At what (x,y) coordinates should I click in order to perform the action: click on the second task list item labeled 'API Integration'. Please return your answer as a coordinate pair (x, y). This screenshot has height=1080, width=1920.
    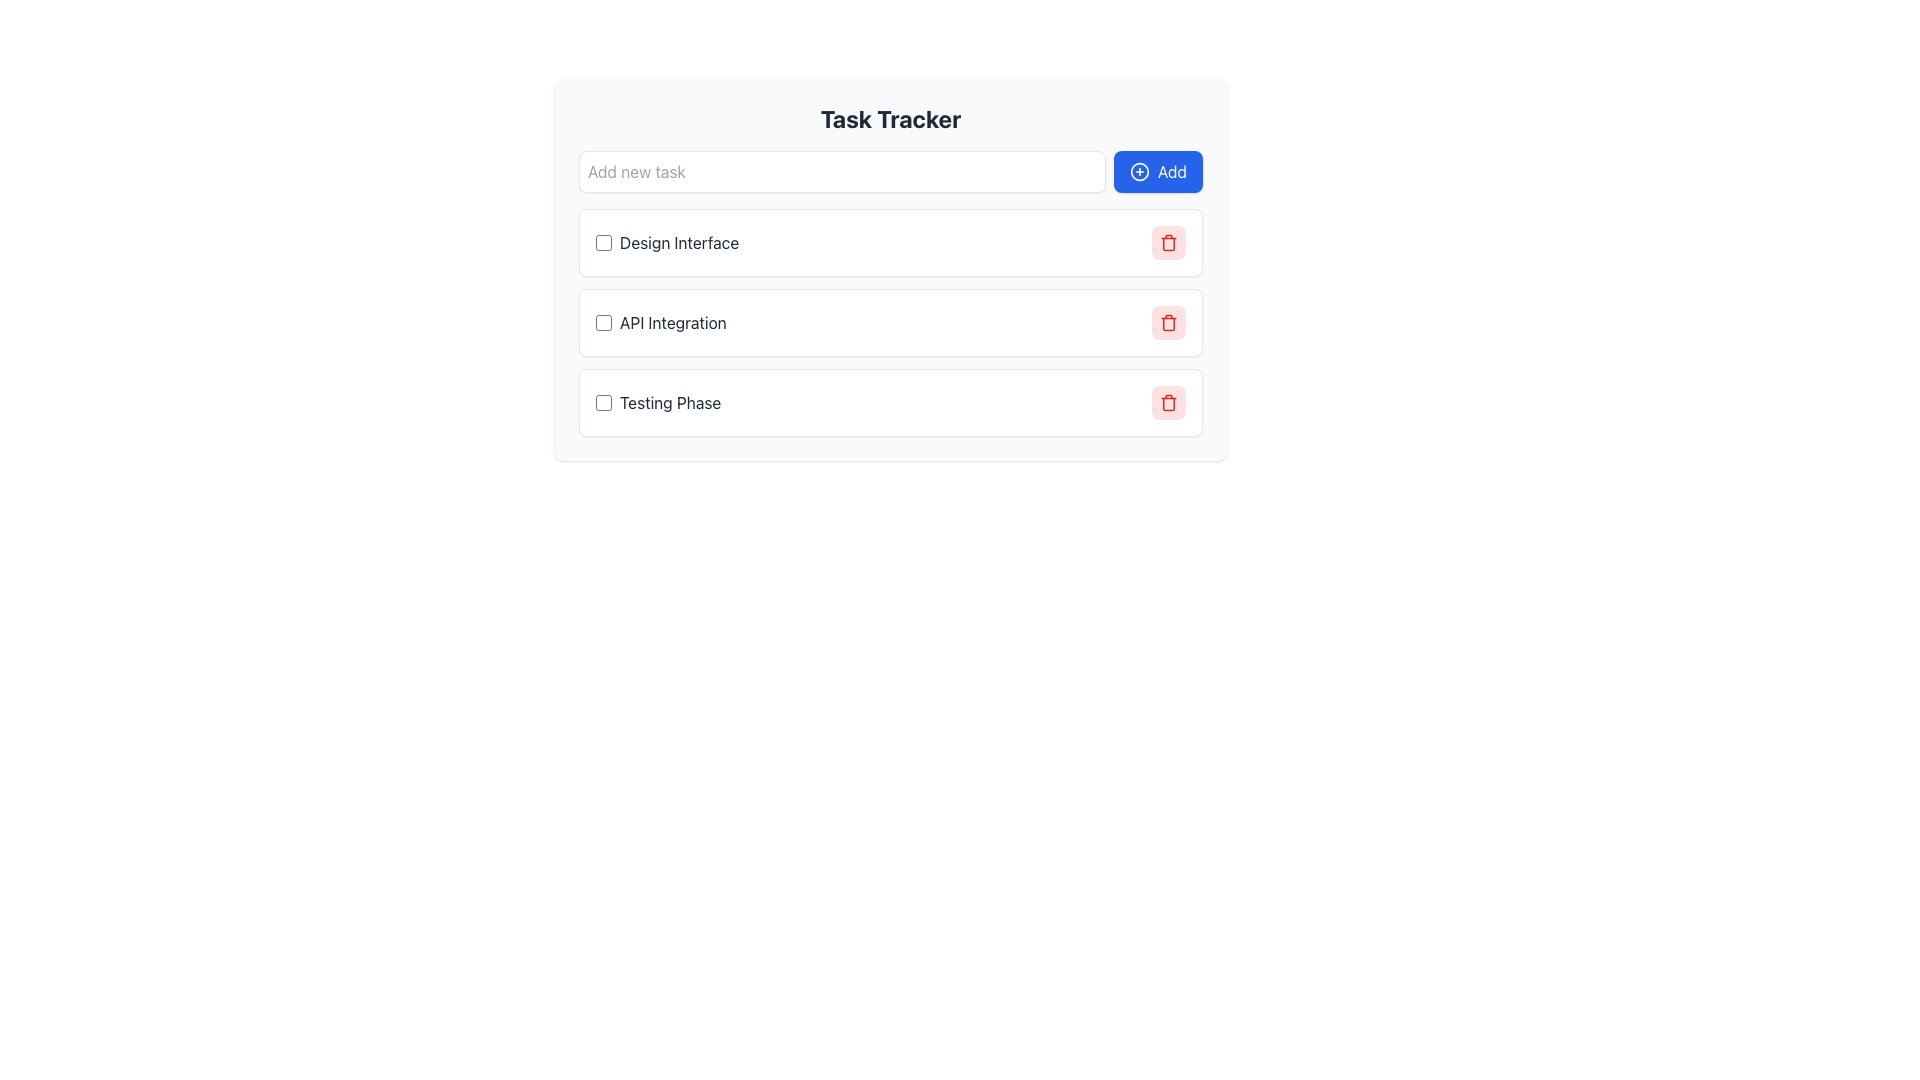
    Looking at the image, I should click on (890, 322).